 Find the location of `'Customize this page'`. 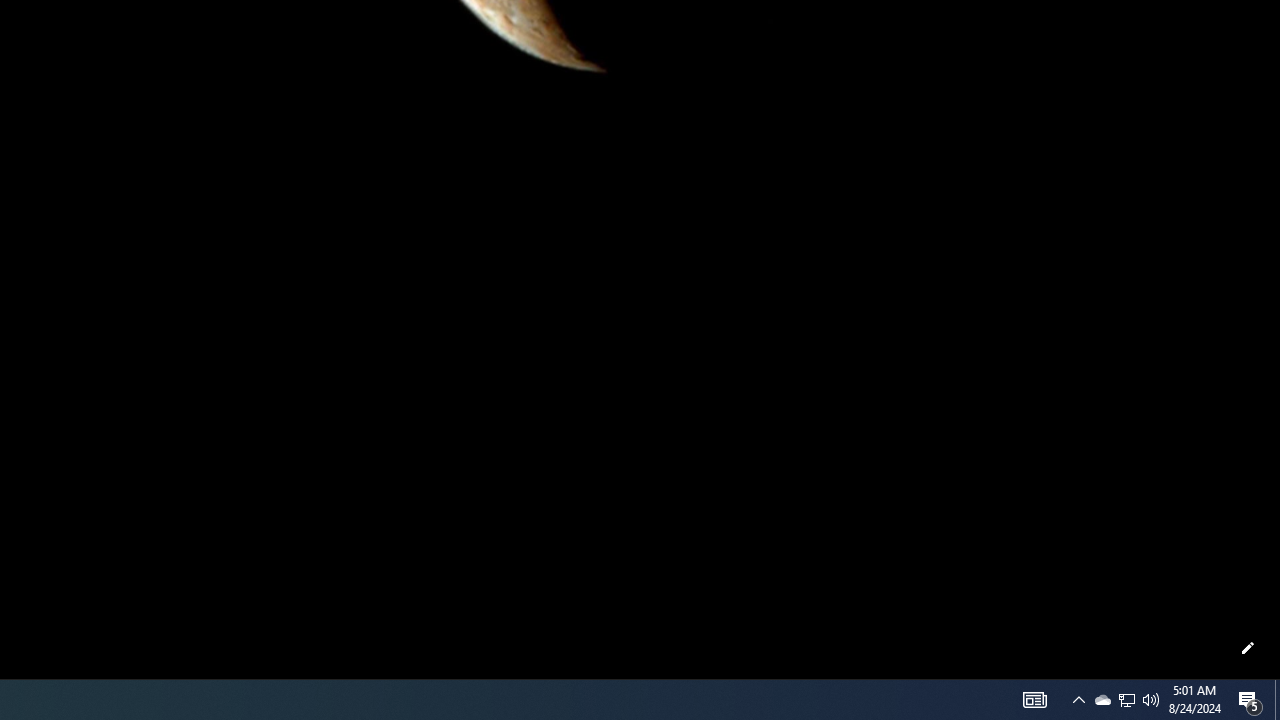

'Customize this page' is located at coordinates (1247, 648).